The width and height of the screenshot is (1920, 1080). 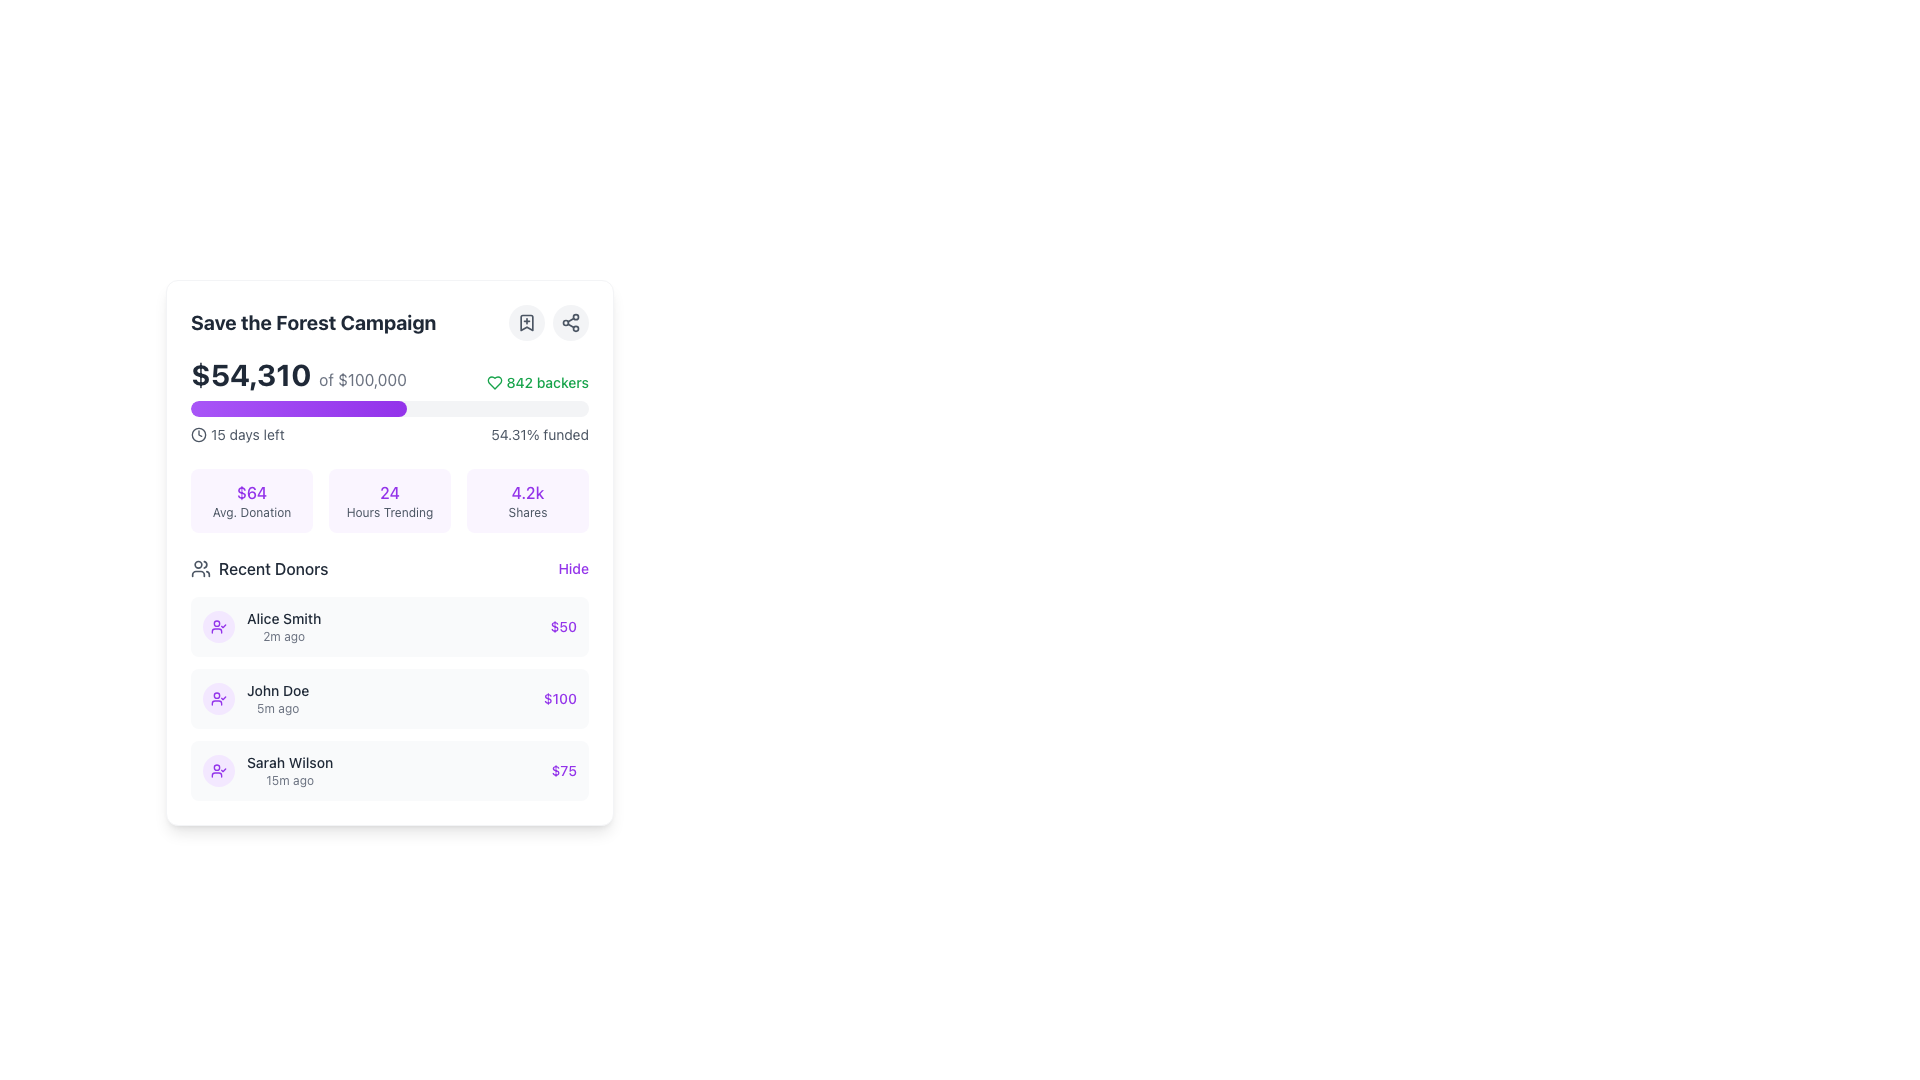 I want to click on text label displaying the current amount raised ($54,310) towards the fundraising goal ($100,000), which is located near the top-left section of the interface within a white panel, above the '842 backers' text, so click(x=297, y=374).